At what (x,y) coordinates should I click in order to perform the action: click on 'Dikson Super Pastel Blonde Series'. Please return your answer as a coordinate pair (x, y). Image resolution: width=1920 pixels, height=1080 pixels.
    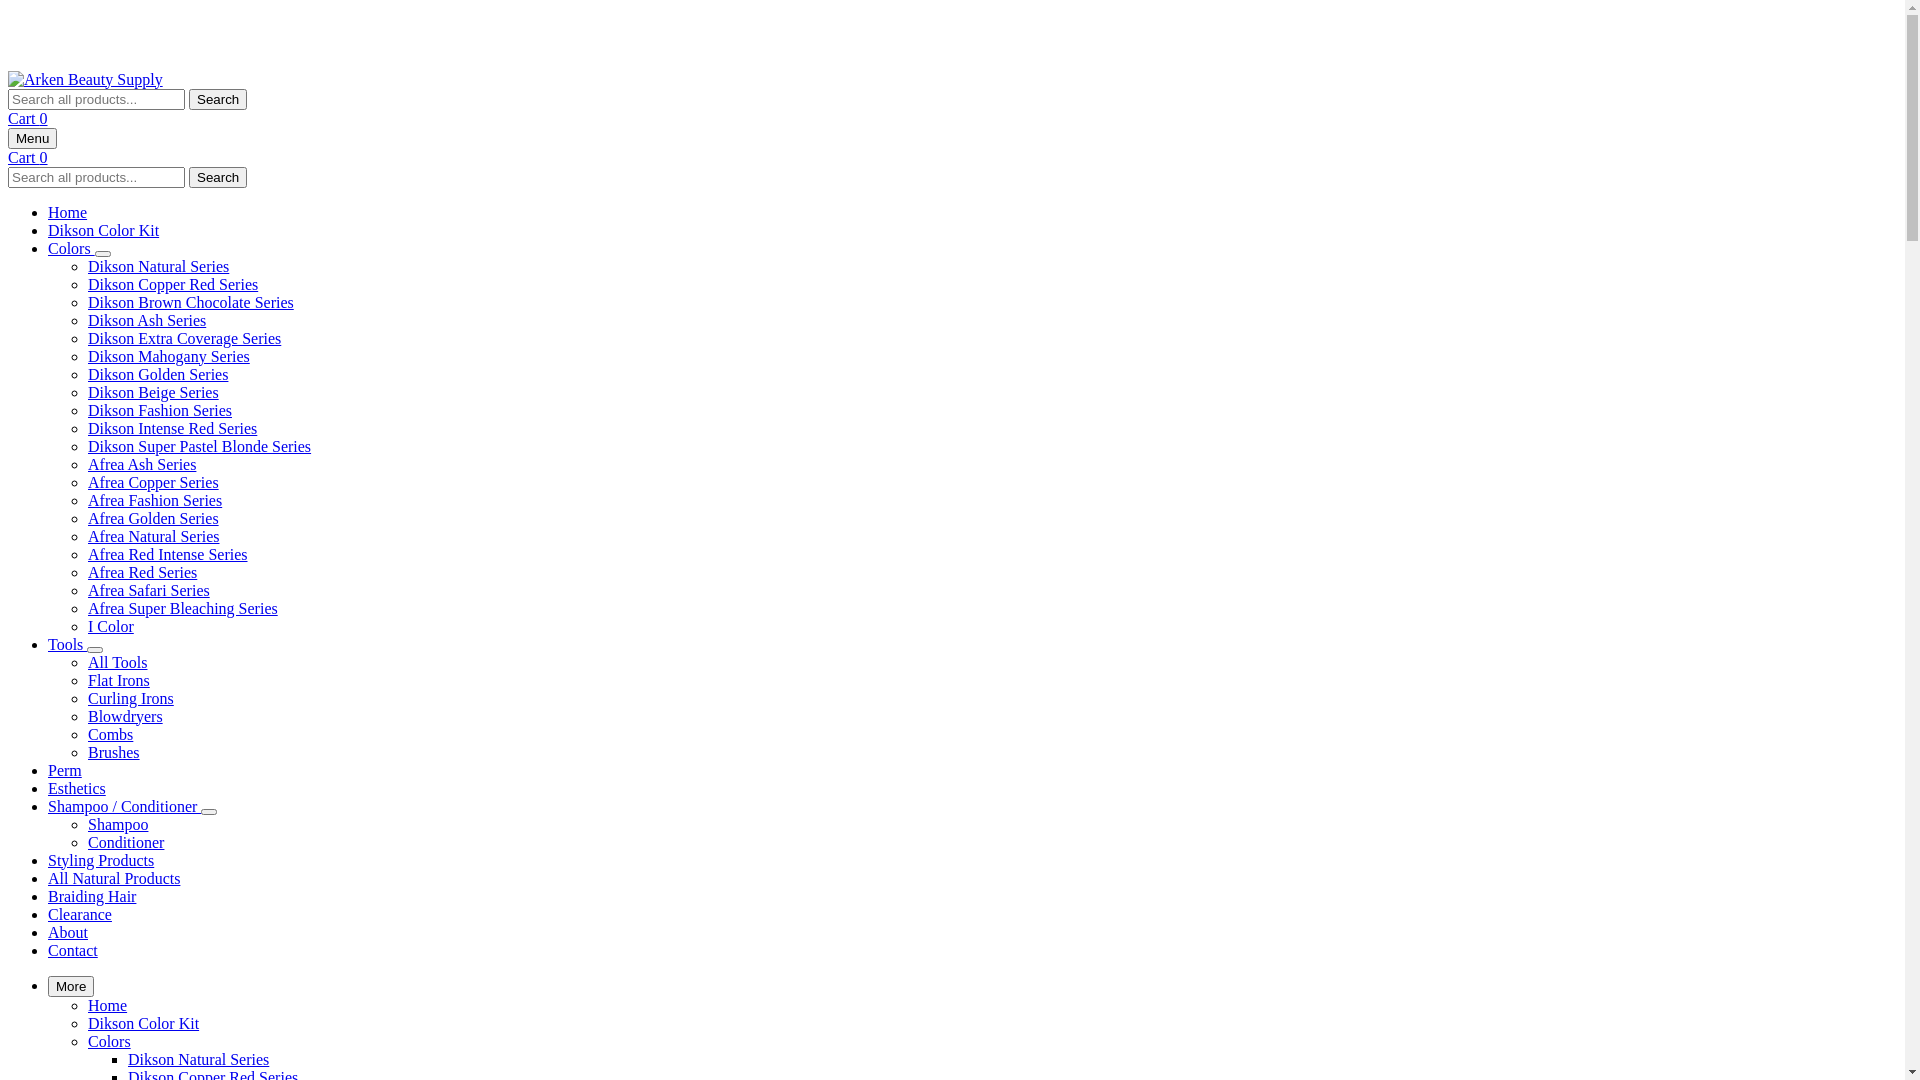
    Looking at the image, I should click on (199, 445).